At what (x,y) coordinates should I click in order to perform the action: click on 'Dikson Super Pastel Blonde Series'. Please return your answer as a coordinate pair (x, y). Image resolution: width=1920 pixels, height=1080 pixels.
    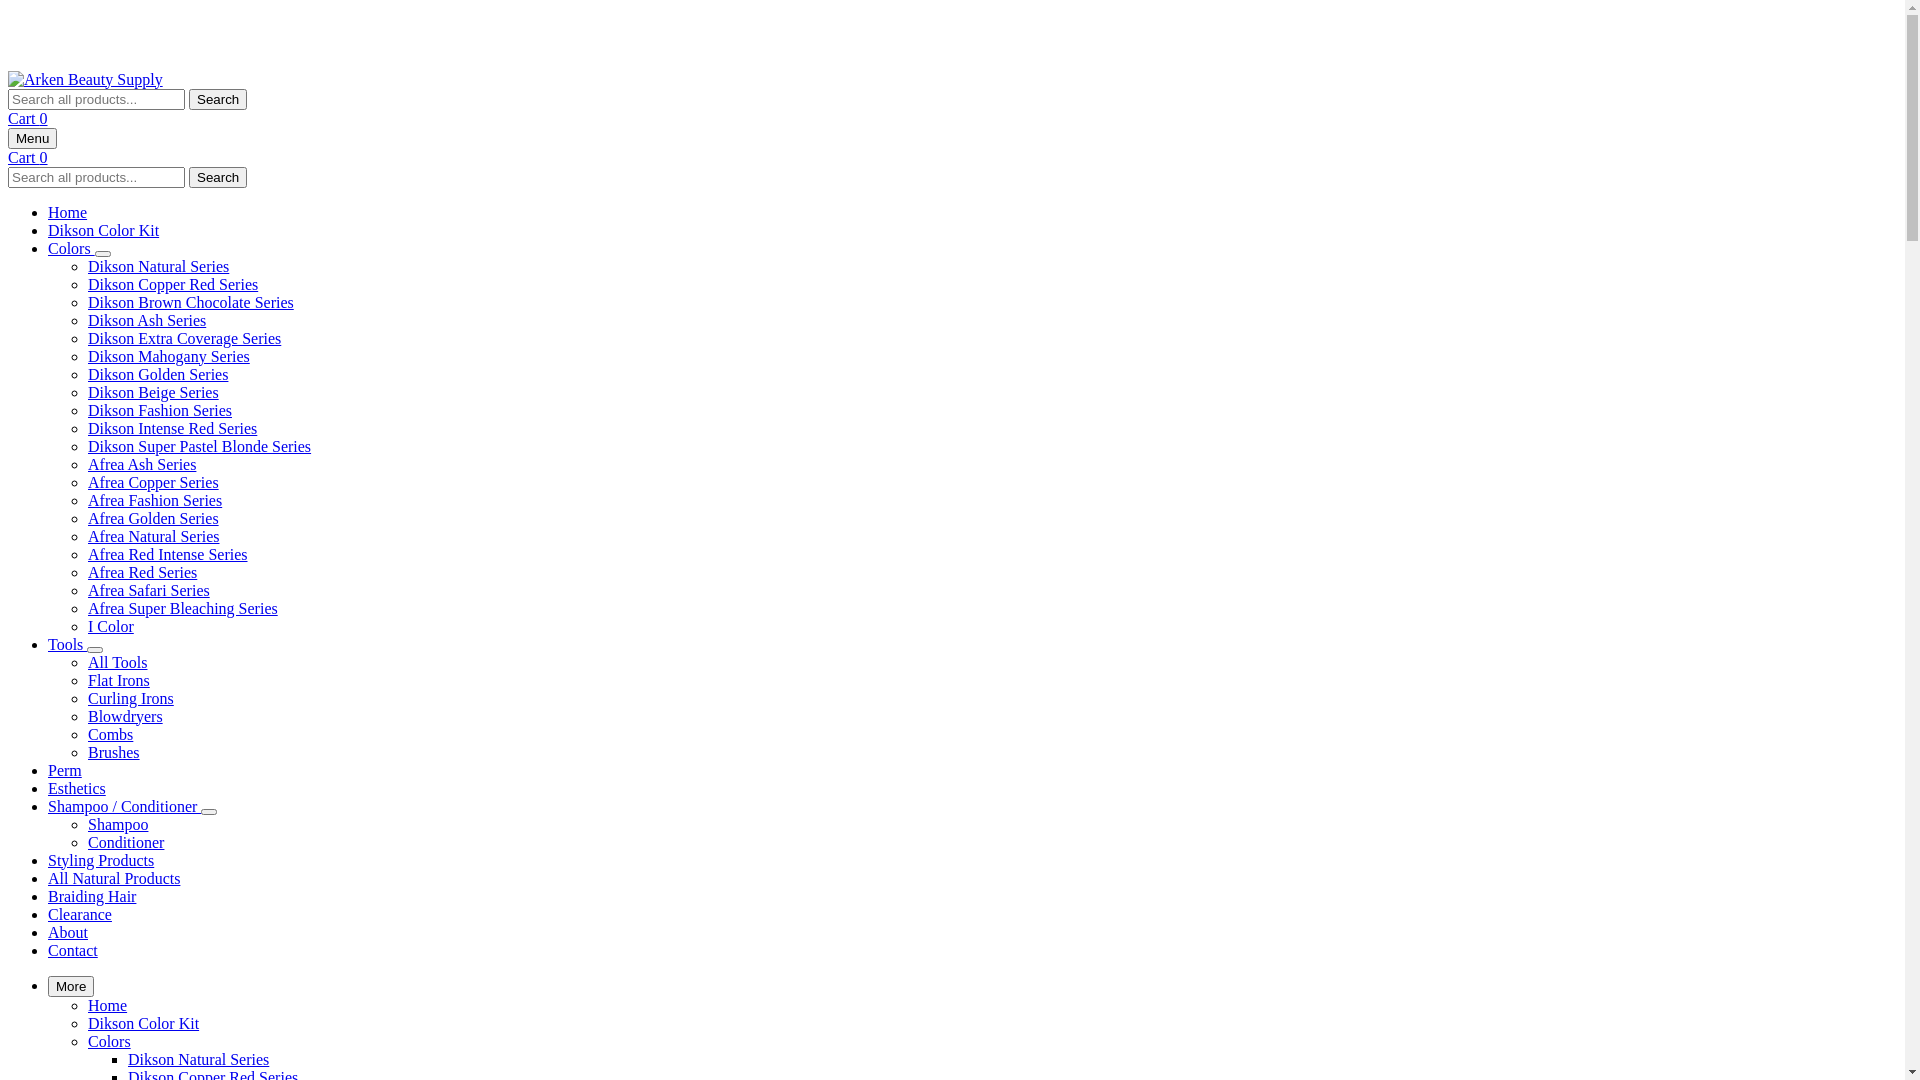
    Looking at the image, I should click on (199, 445).